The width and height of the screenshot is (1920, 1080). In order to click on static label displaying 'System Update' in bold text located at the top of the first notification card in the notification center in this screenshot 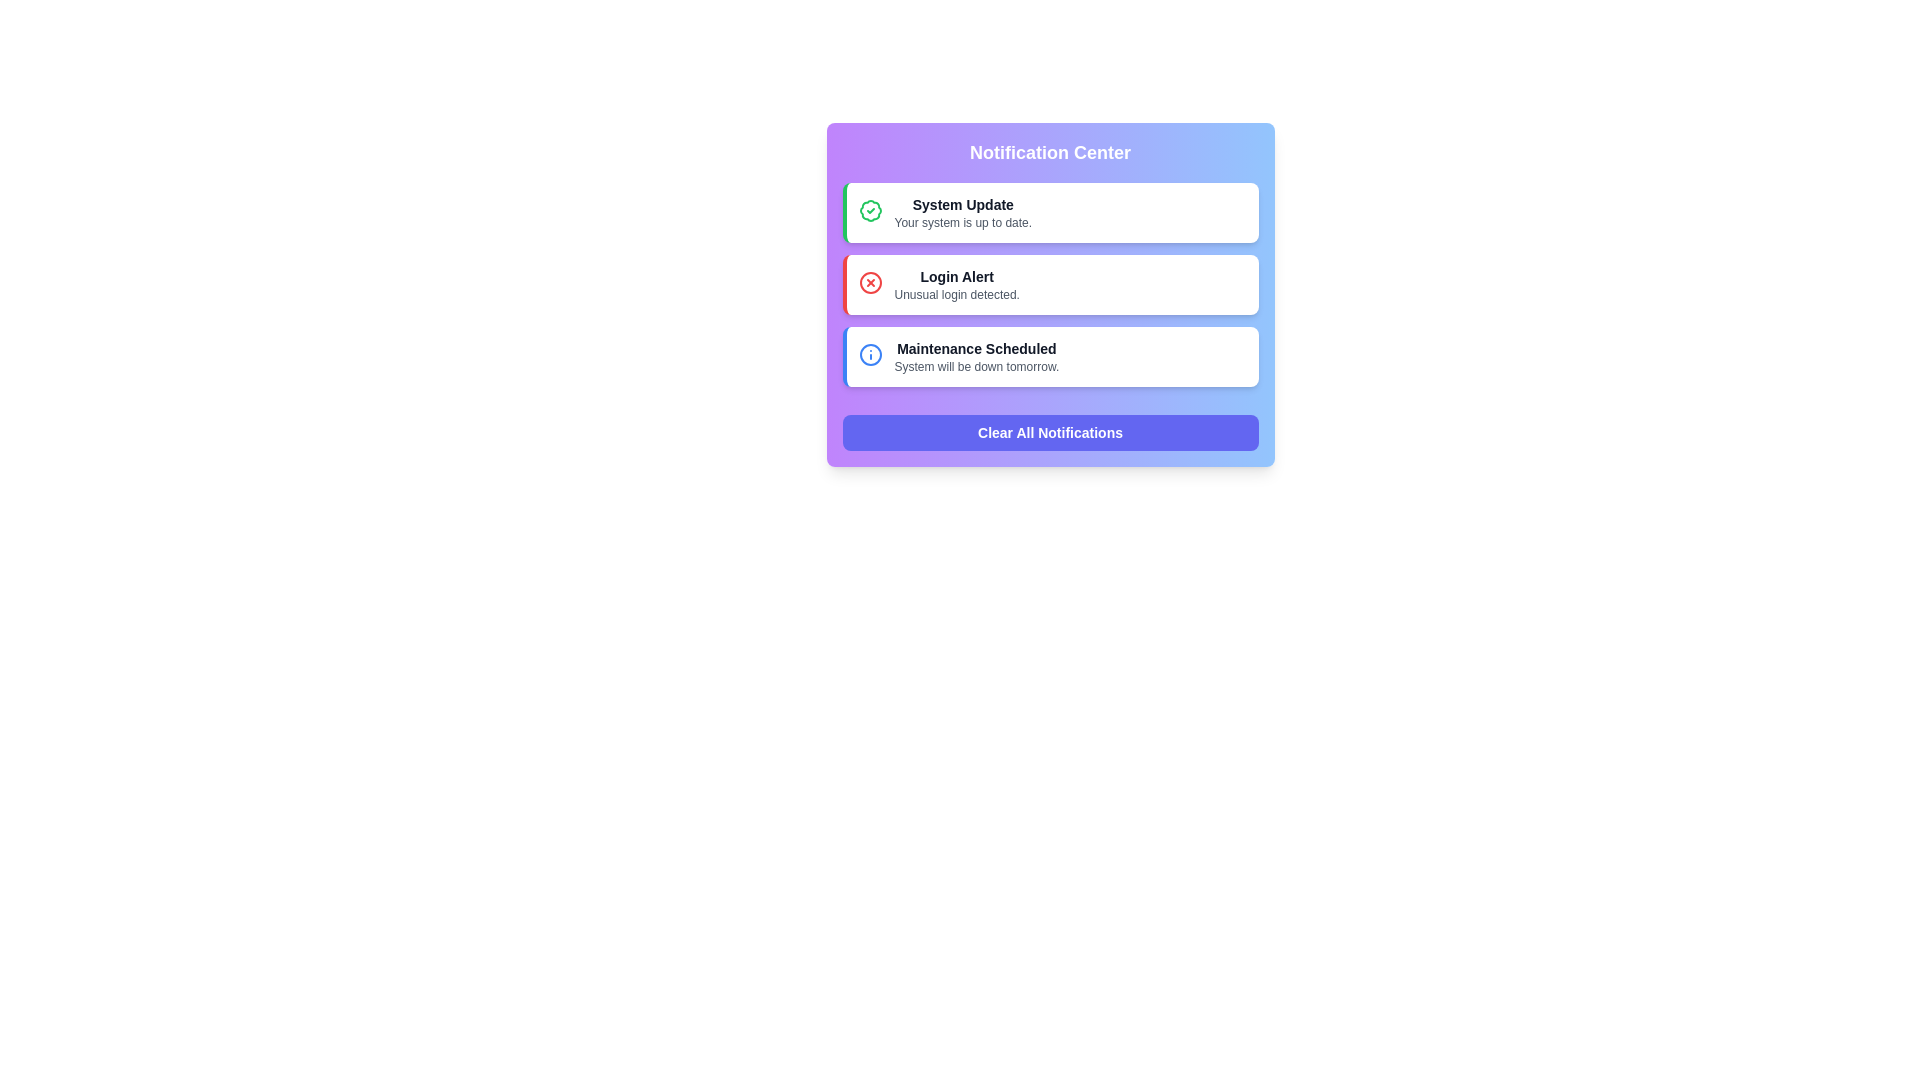, I will do `click(963, 204)`.